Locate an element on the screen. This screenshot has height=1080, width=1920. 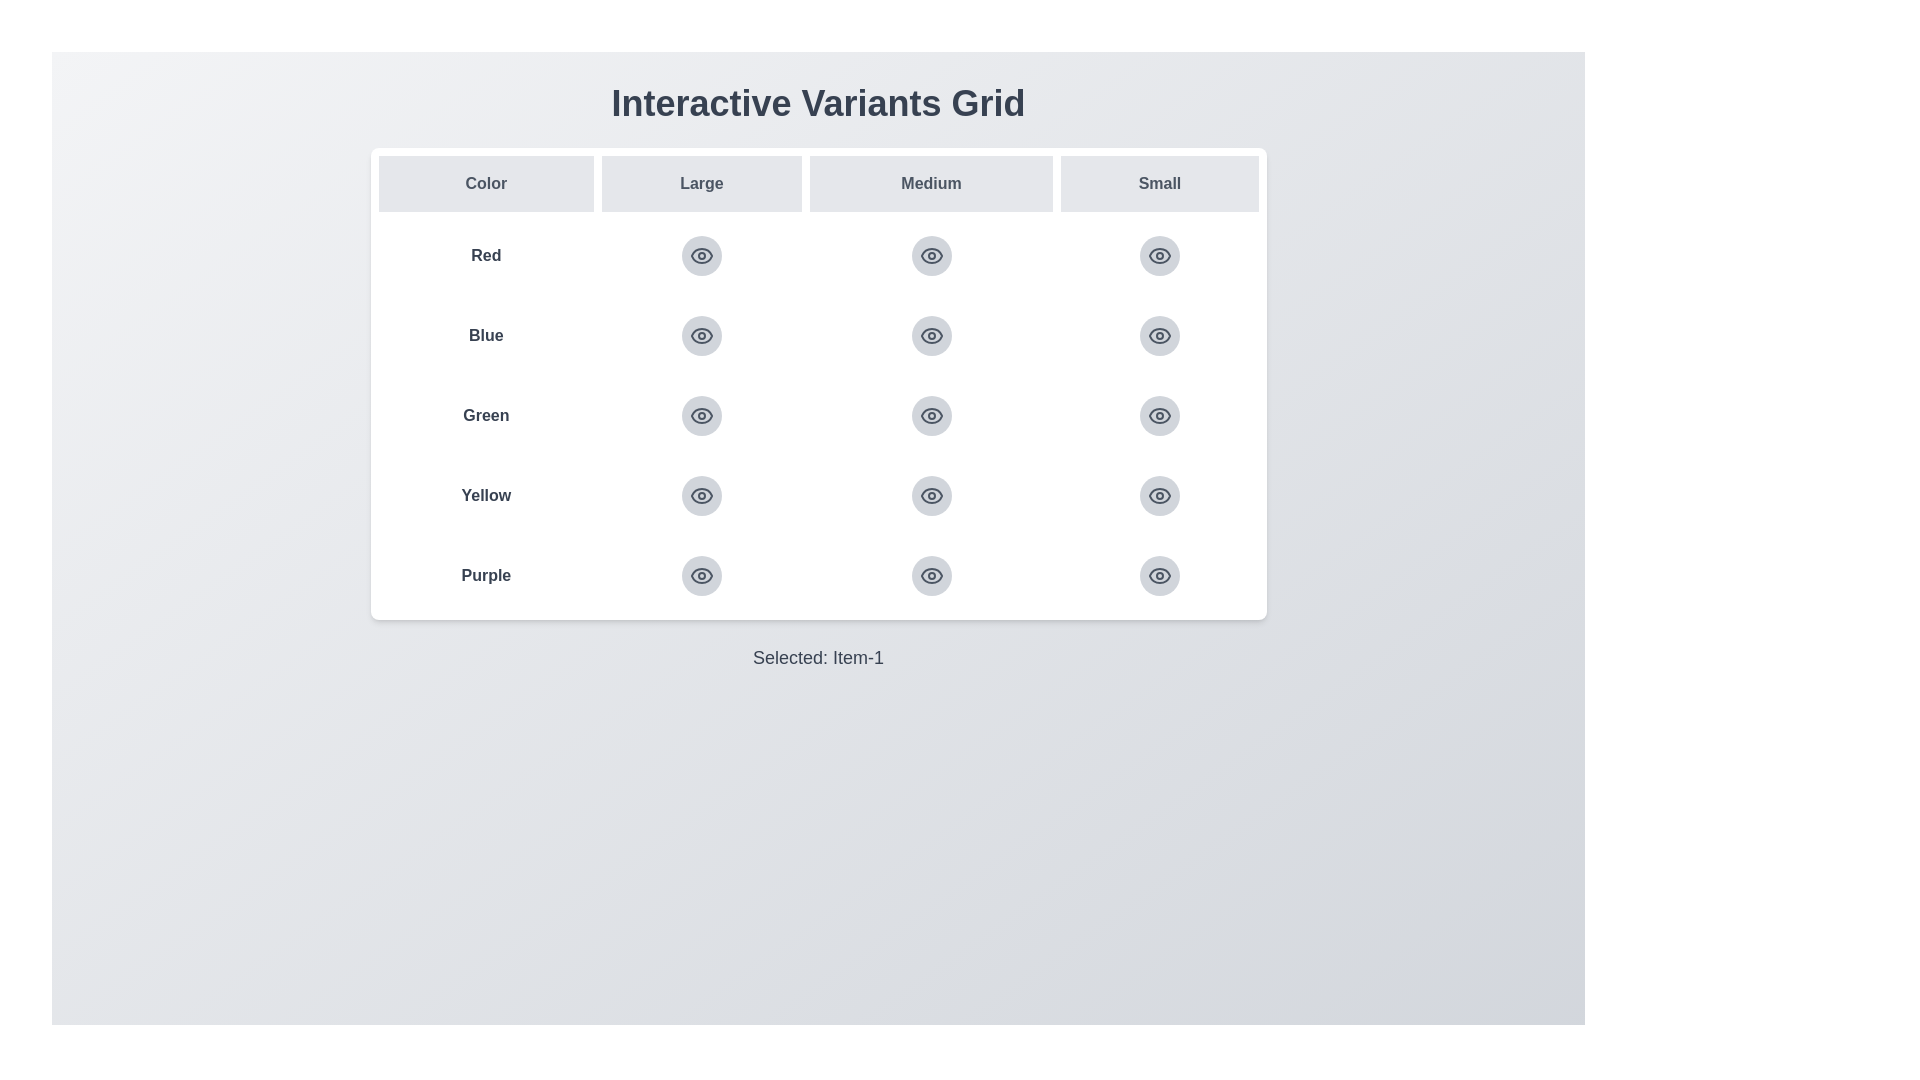
the Icon button in the 'Interactive Variants Grid' located in the fourth row (associated with 'Yellow') and the first column (associated with 'Large') is located at coordinates (701, 495).